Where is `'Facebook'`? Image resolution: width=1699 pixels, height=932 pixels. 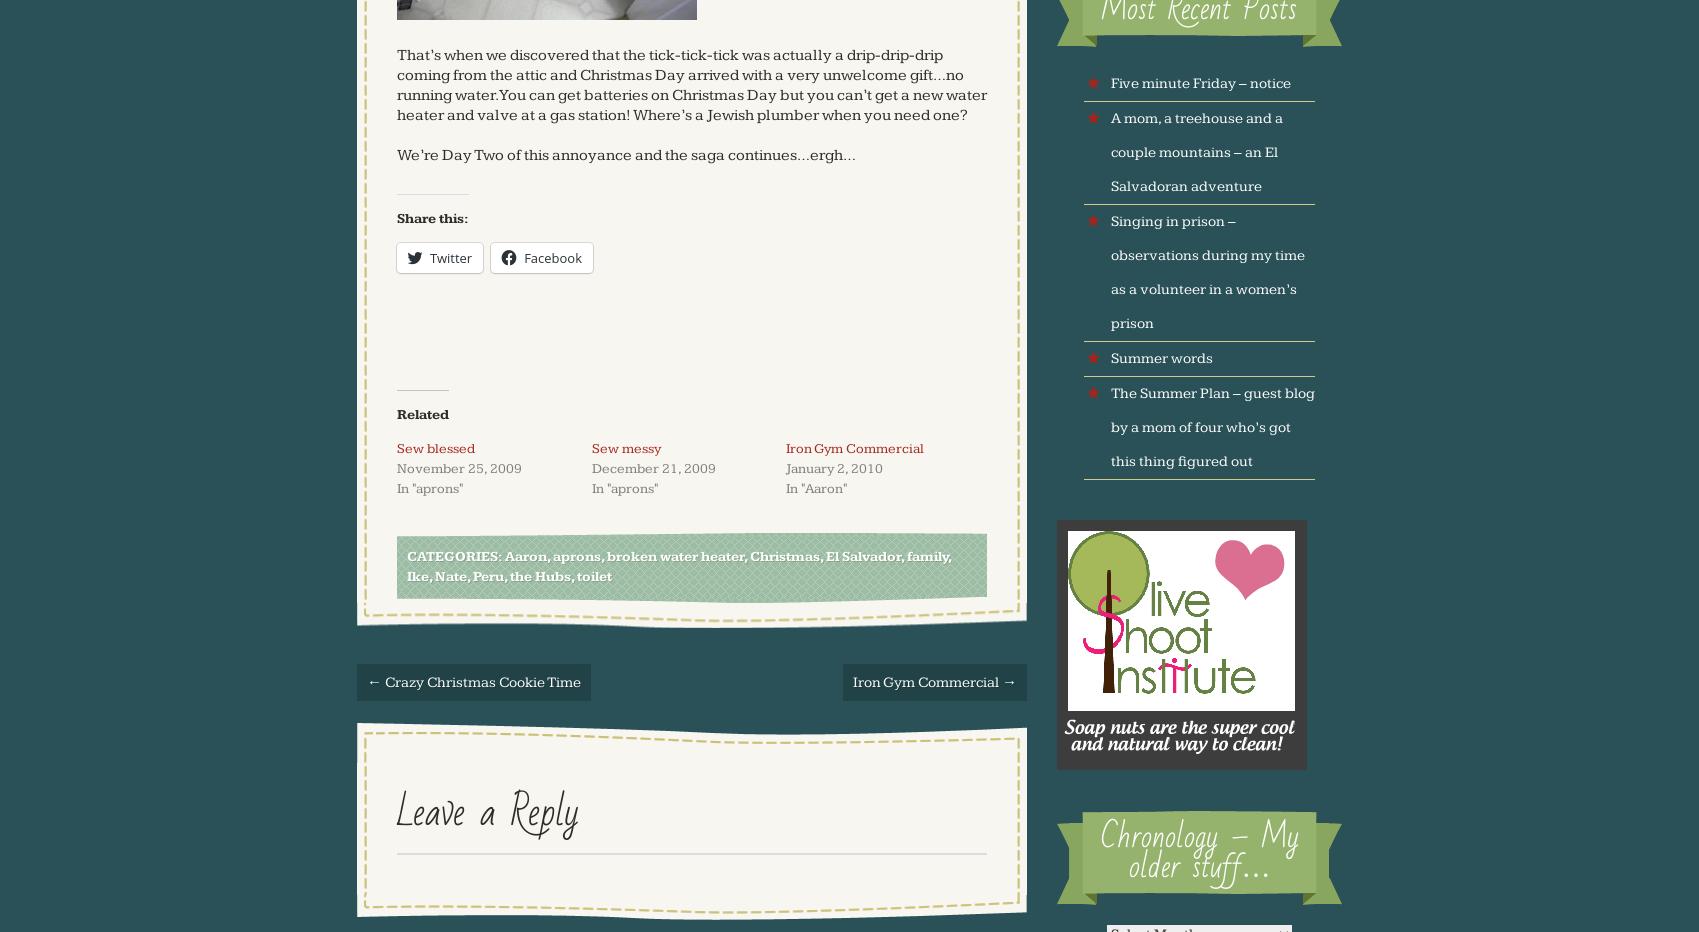 'Facebook' is located at coordinates (522, 256).